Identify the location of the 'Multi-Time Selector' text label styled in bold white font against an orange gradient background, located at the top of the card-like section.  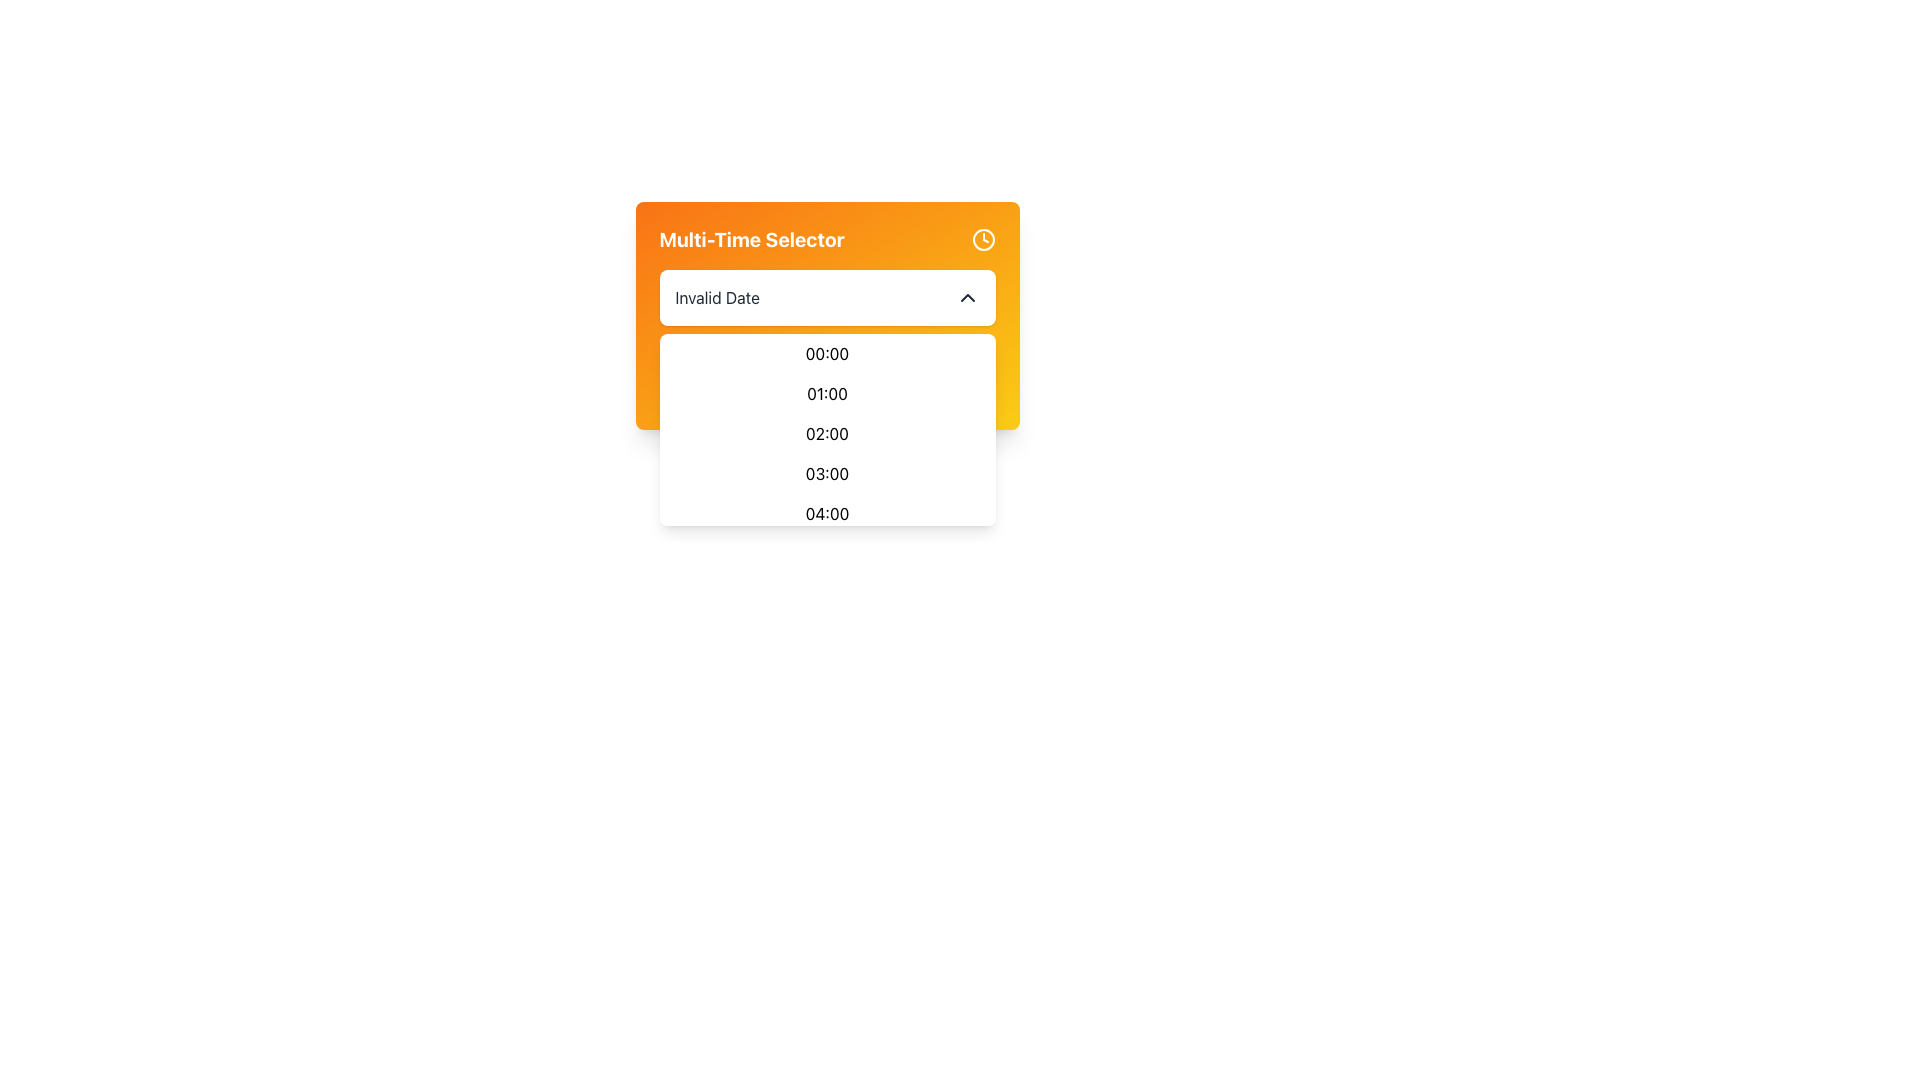
(827, 238).